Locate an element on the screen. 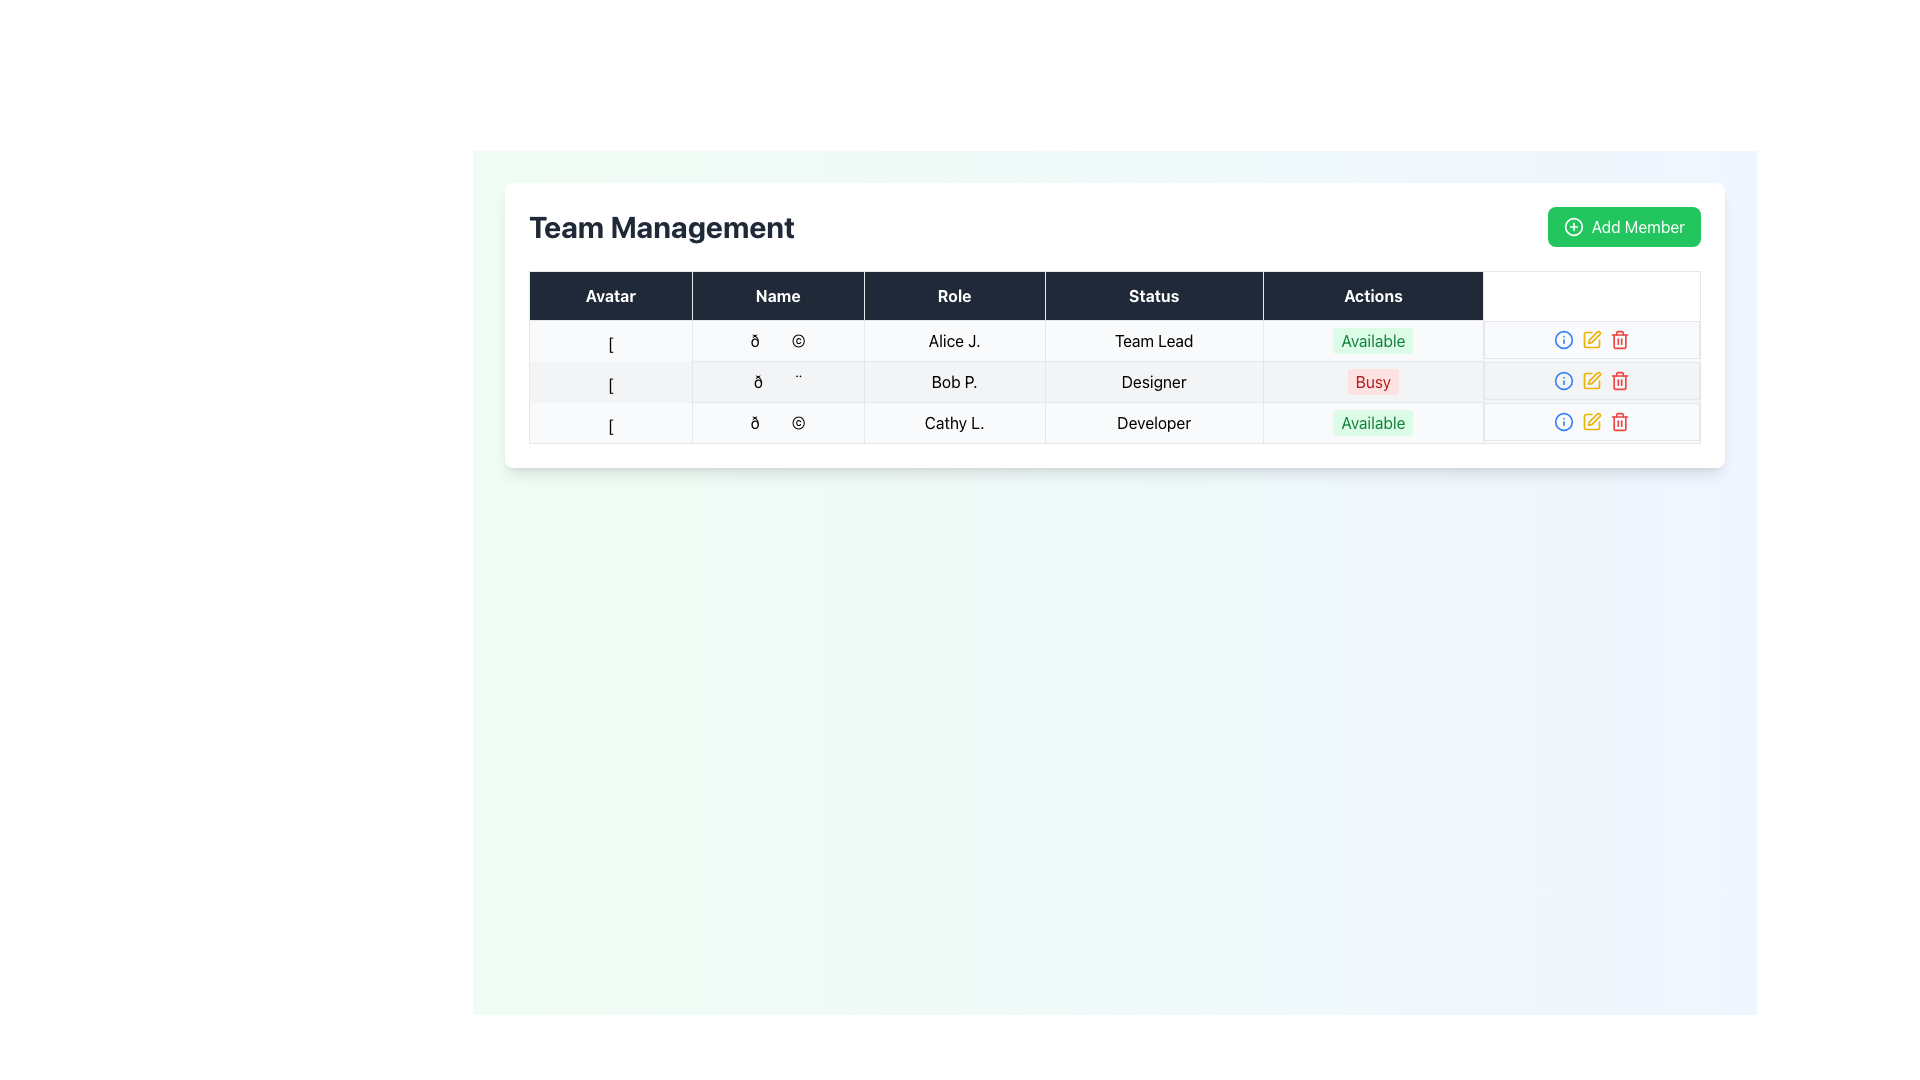  the circular information icon in the second row of the 'Team Management' table, which corresponds to user 'Bob P.' is located at coordinates (1563, 380).